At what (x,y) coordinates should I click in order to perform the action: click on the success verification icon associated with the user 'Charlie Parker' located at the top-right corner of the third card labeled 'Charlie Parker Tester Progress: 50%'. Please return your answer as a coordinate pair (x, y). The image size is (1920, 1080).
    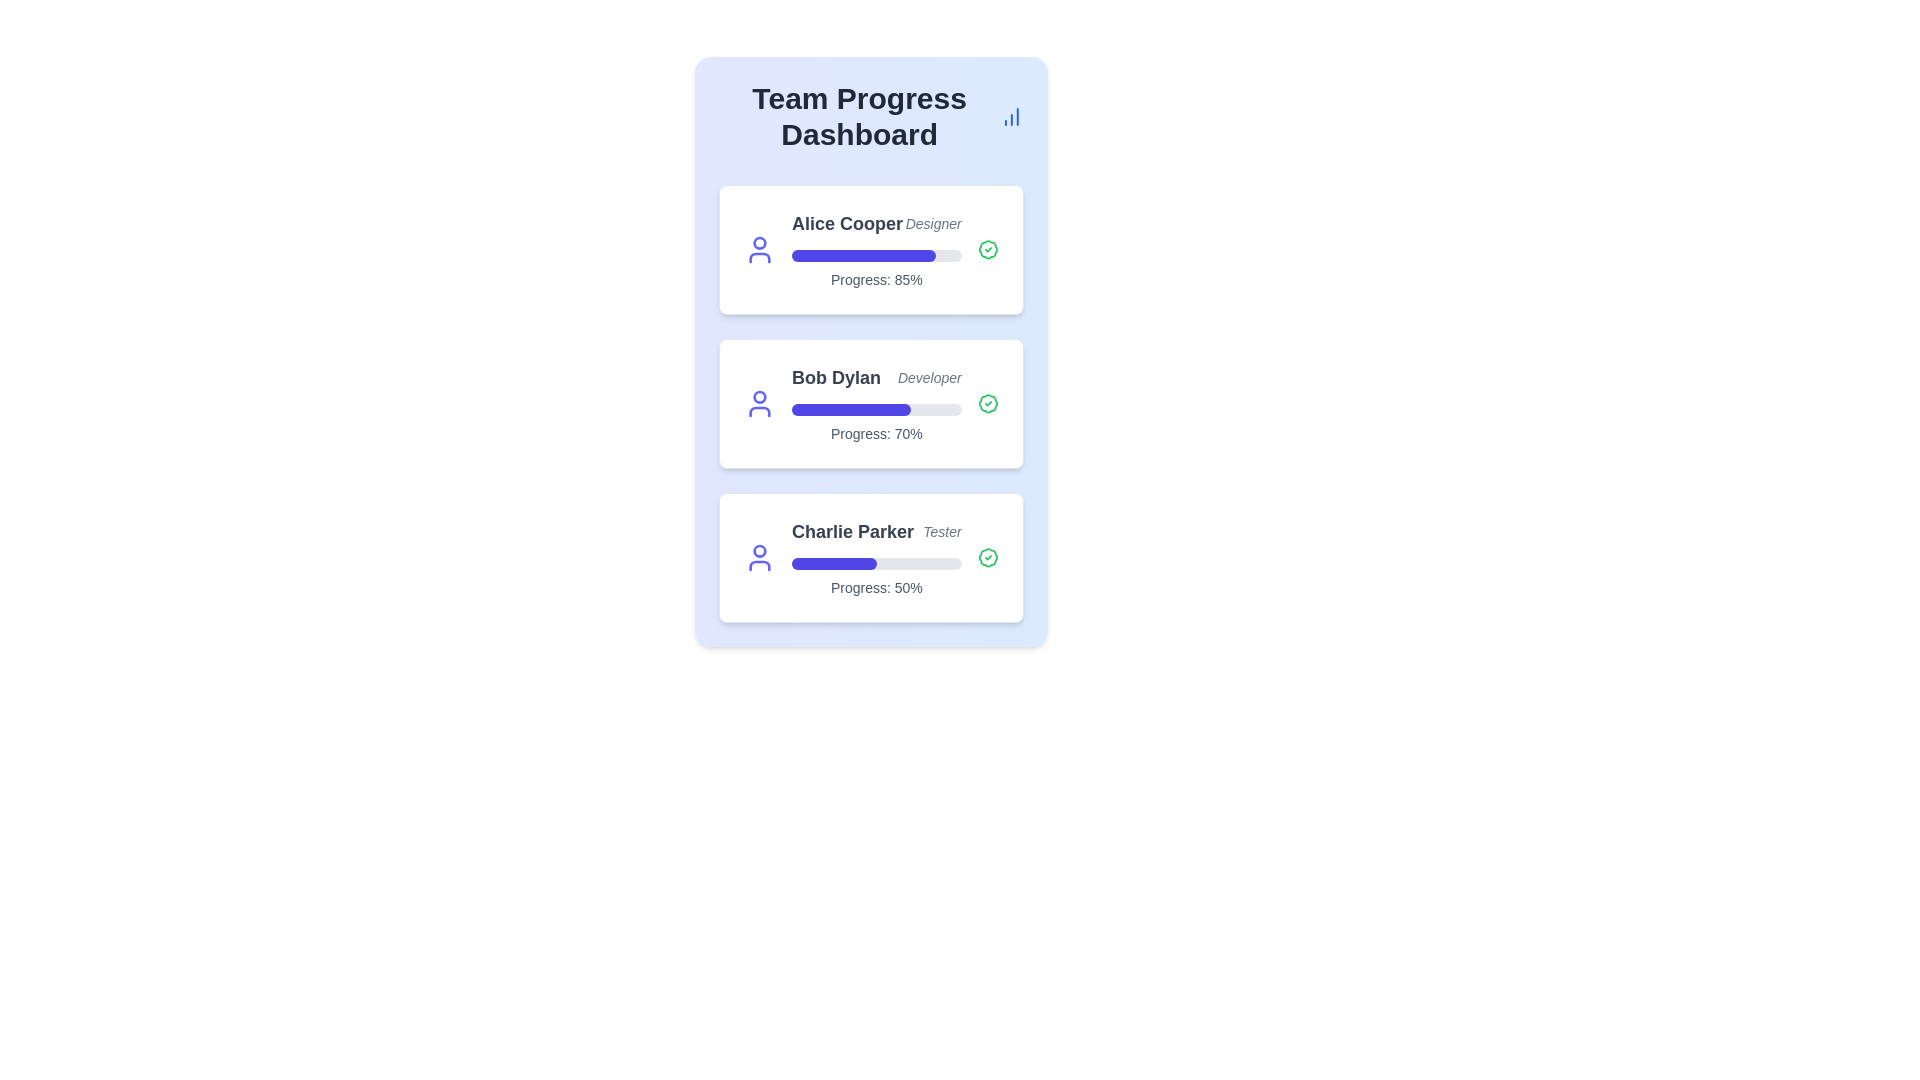
    Looking at the image, I should click on (988, 558).